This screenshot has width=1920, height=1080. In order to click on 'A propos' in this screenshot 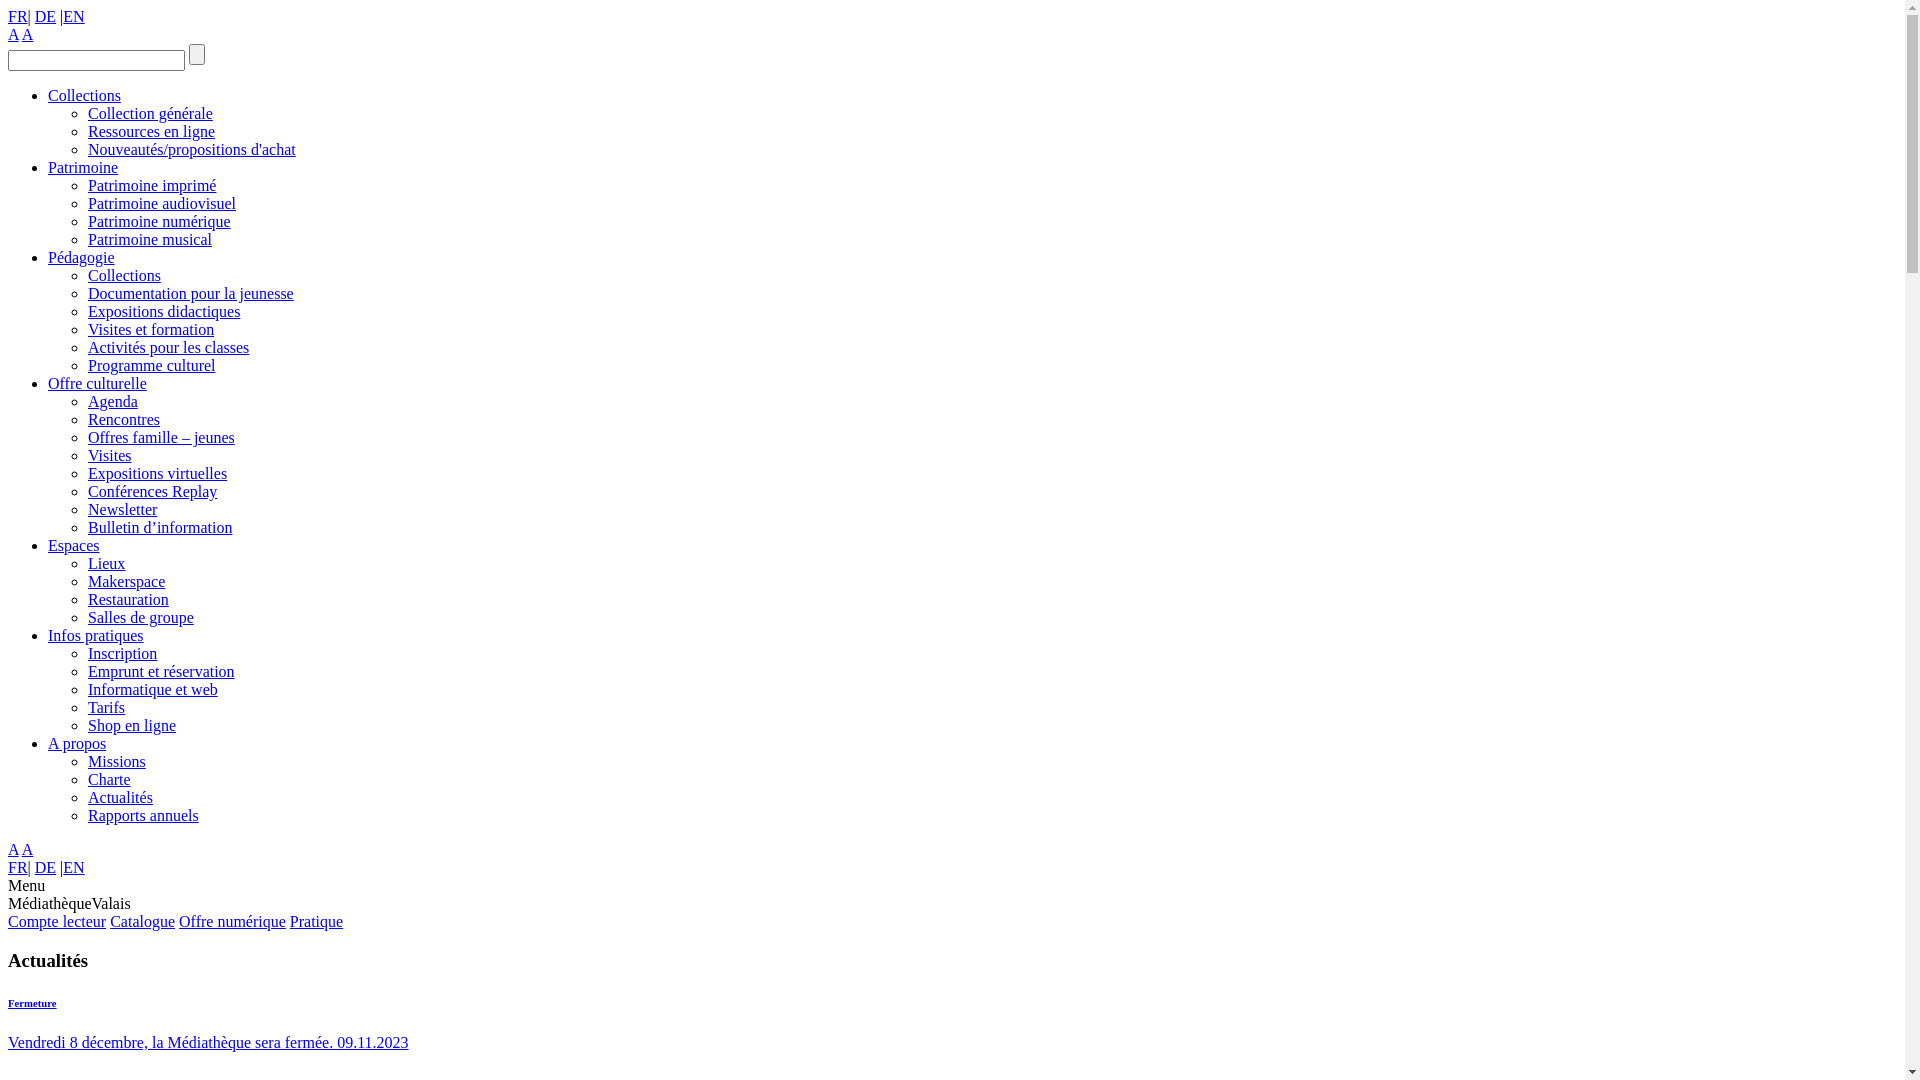, I will do `click(76, 743)`.